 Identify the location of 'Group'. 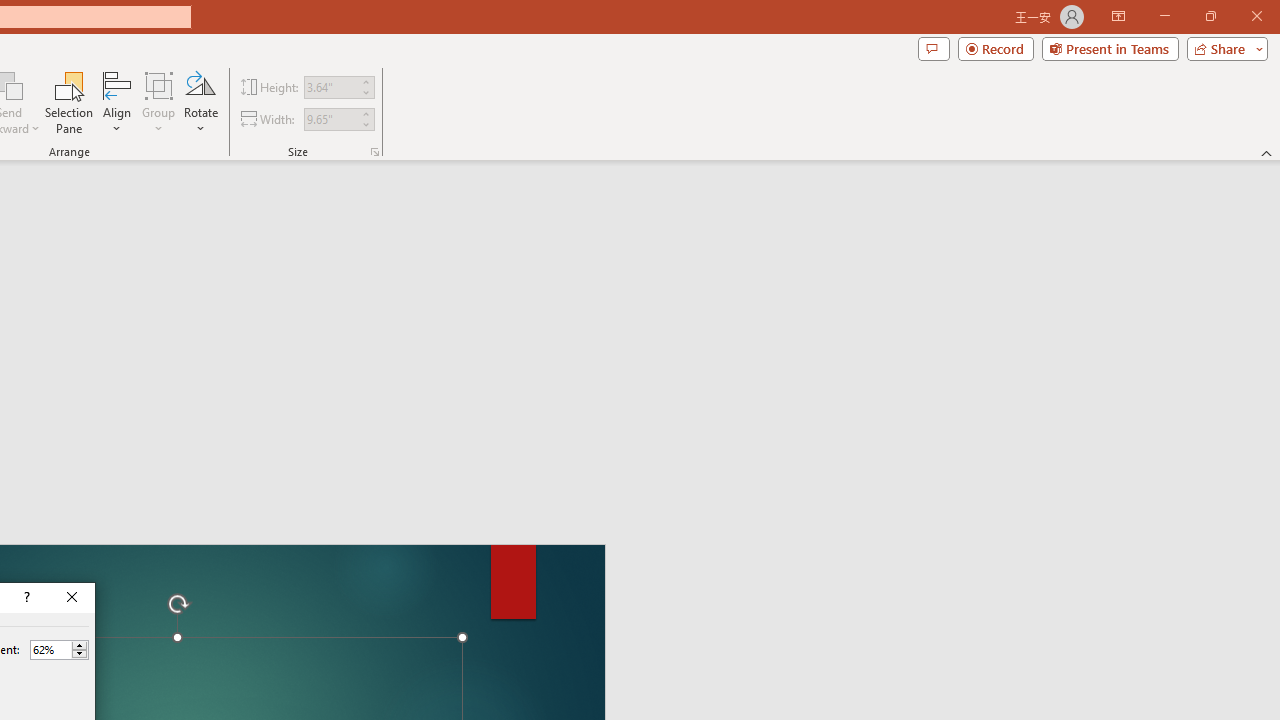
(158, 103).